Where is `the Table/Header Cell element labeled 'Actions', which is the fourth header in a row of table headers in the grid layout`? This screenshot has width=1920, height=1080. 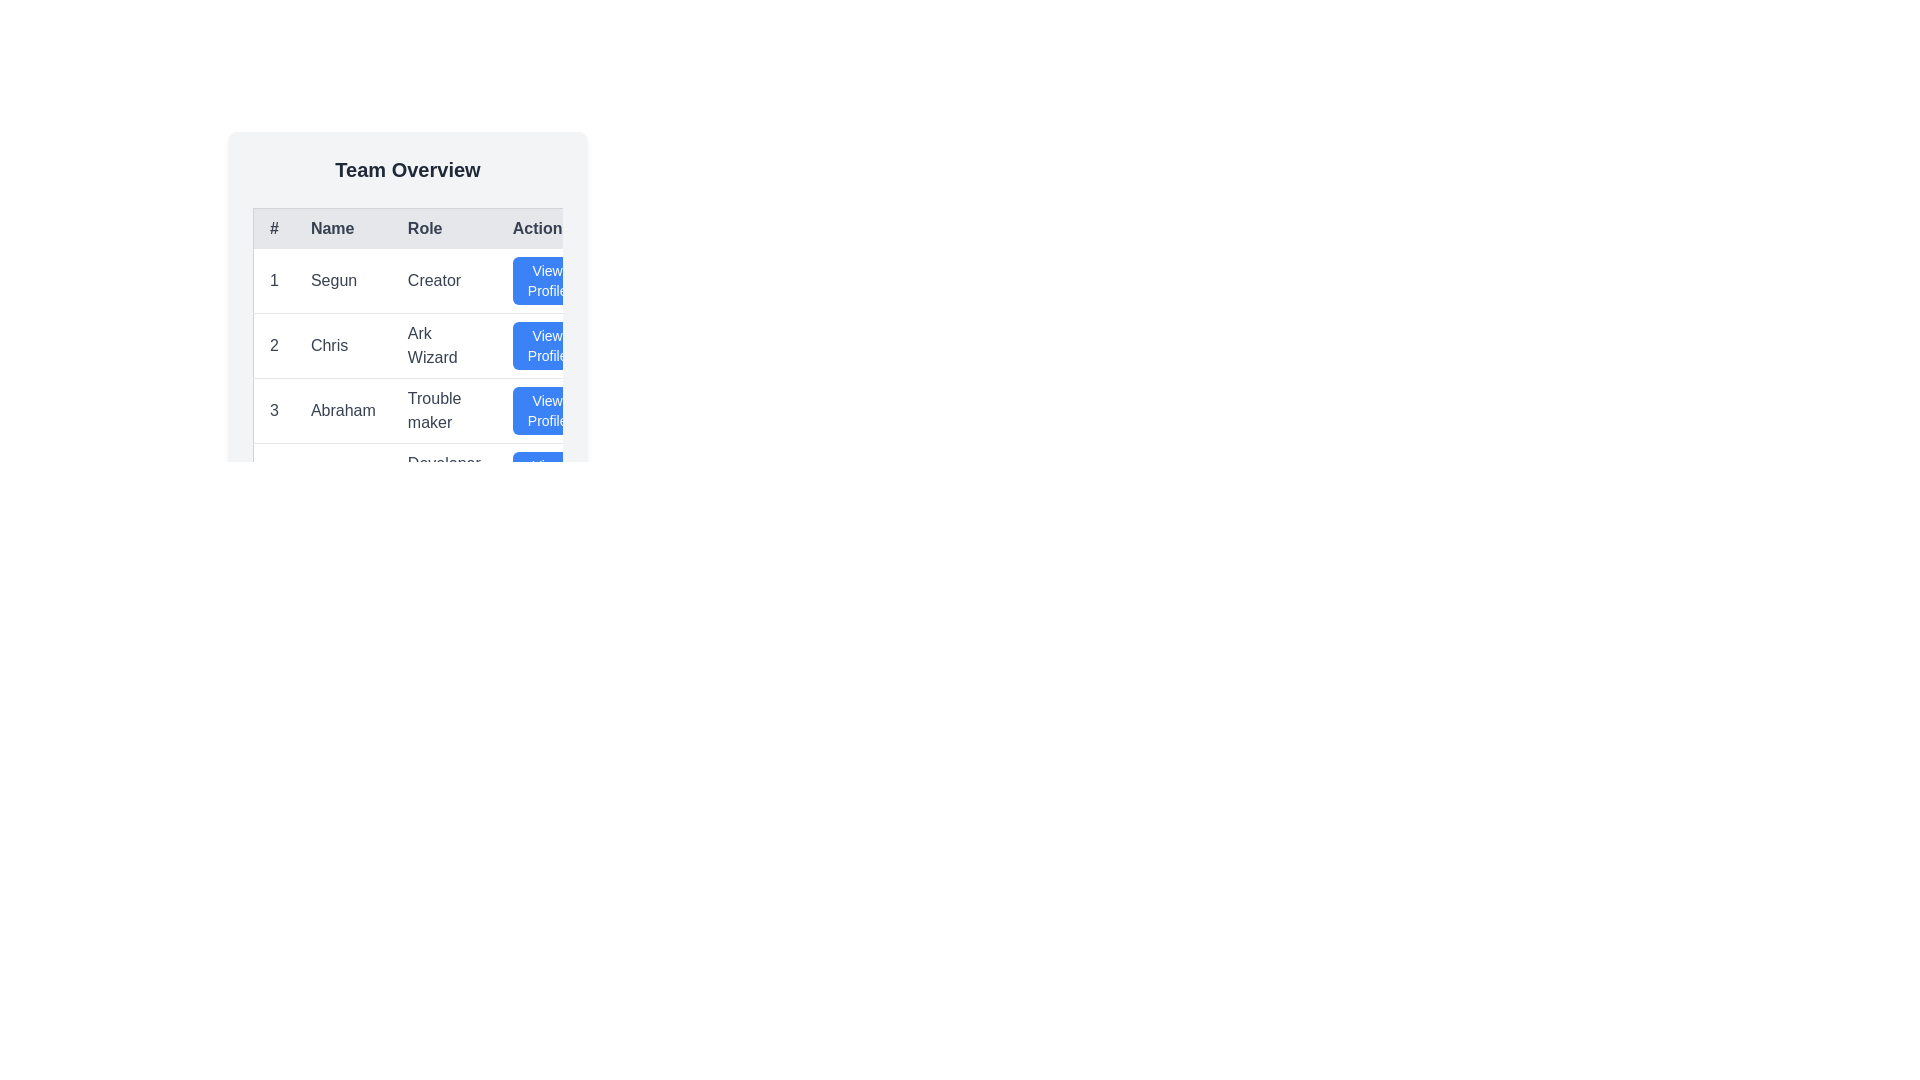
the Table/Header Cell element labeled 'Actions', which is the fourth header in a row of table headers in the grid layout is located at coordinates (556, 227).